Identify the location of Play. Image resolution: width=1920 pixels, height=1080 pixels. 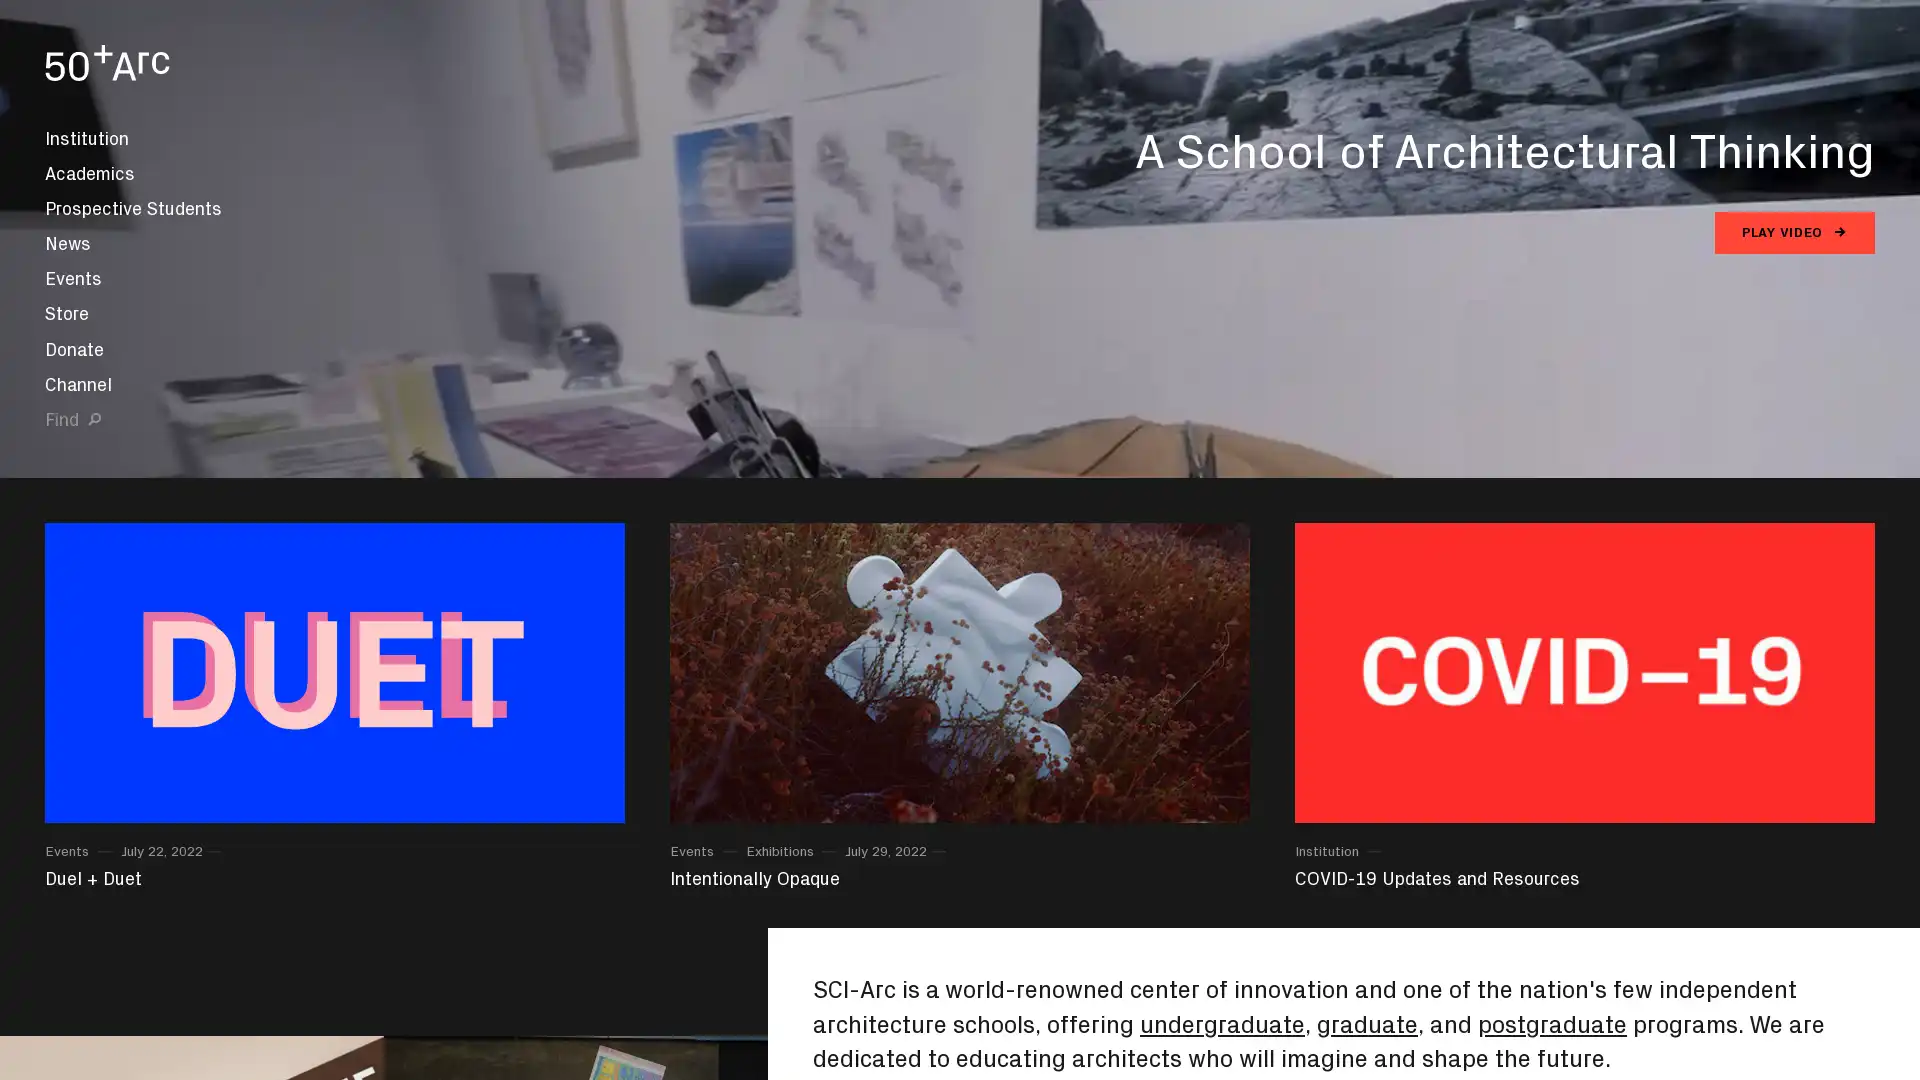
(960, 540).